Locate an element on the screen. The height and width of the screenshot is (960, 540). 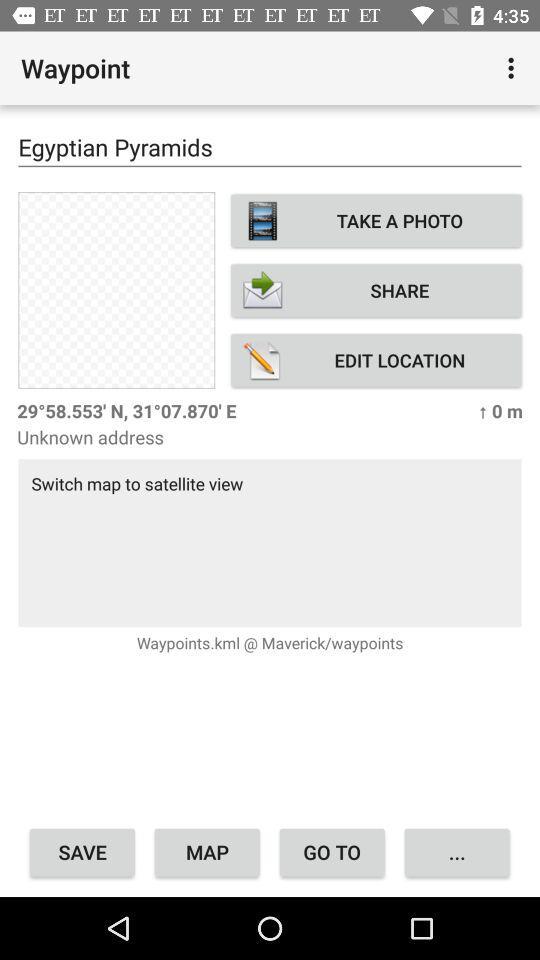
item to the left of the take a photo item is located at coordinates (116, 289).